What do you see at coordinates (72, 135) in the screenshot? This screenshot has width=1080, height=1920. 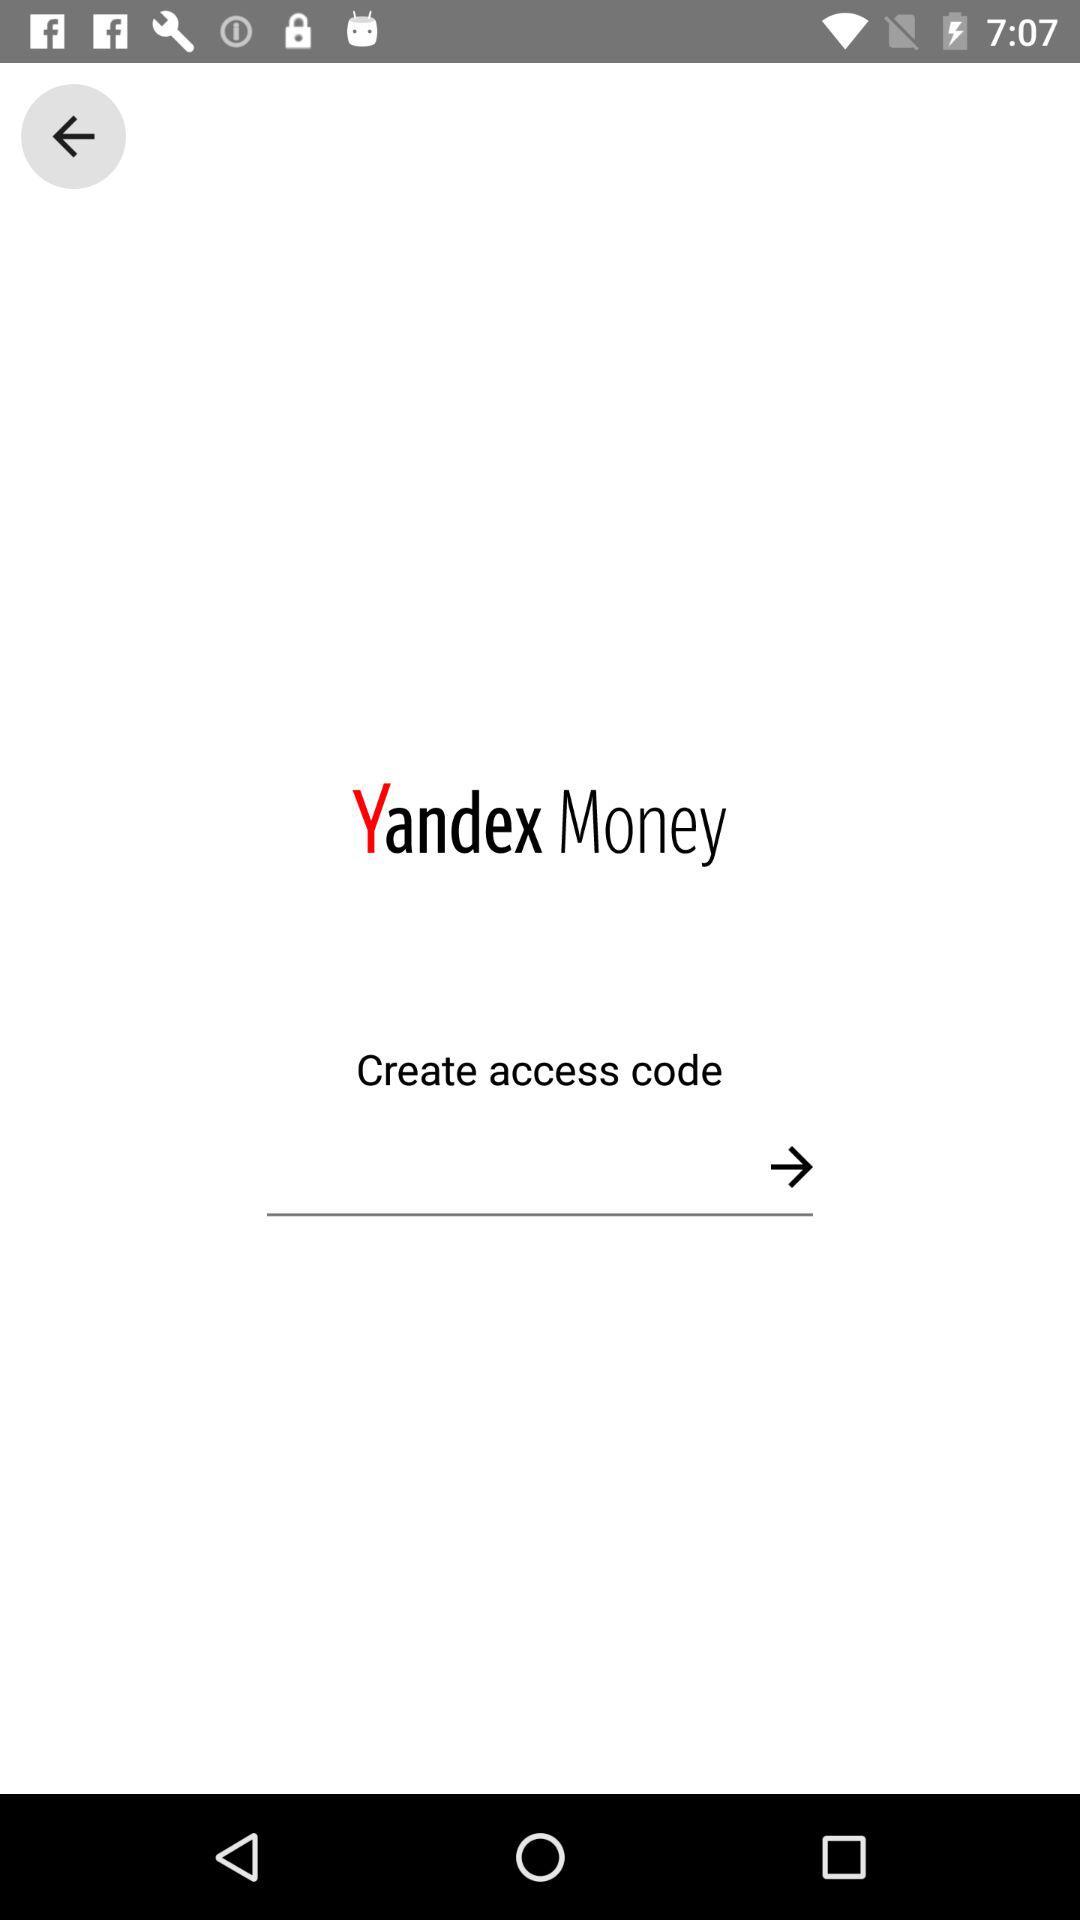 I see `icon at the top left corner` at bounding box center [72, 135].